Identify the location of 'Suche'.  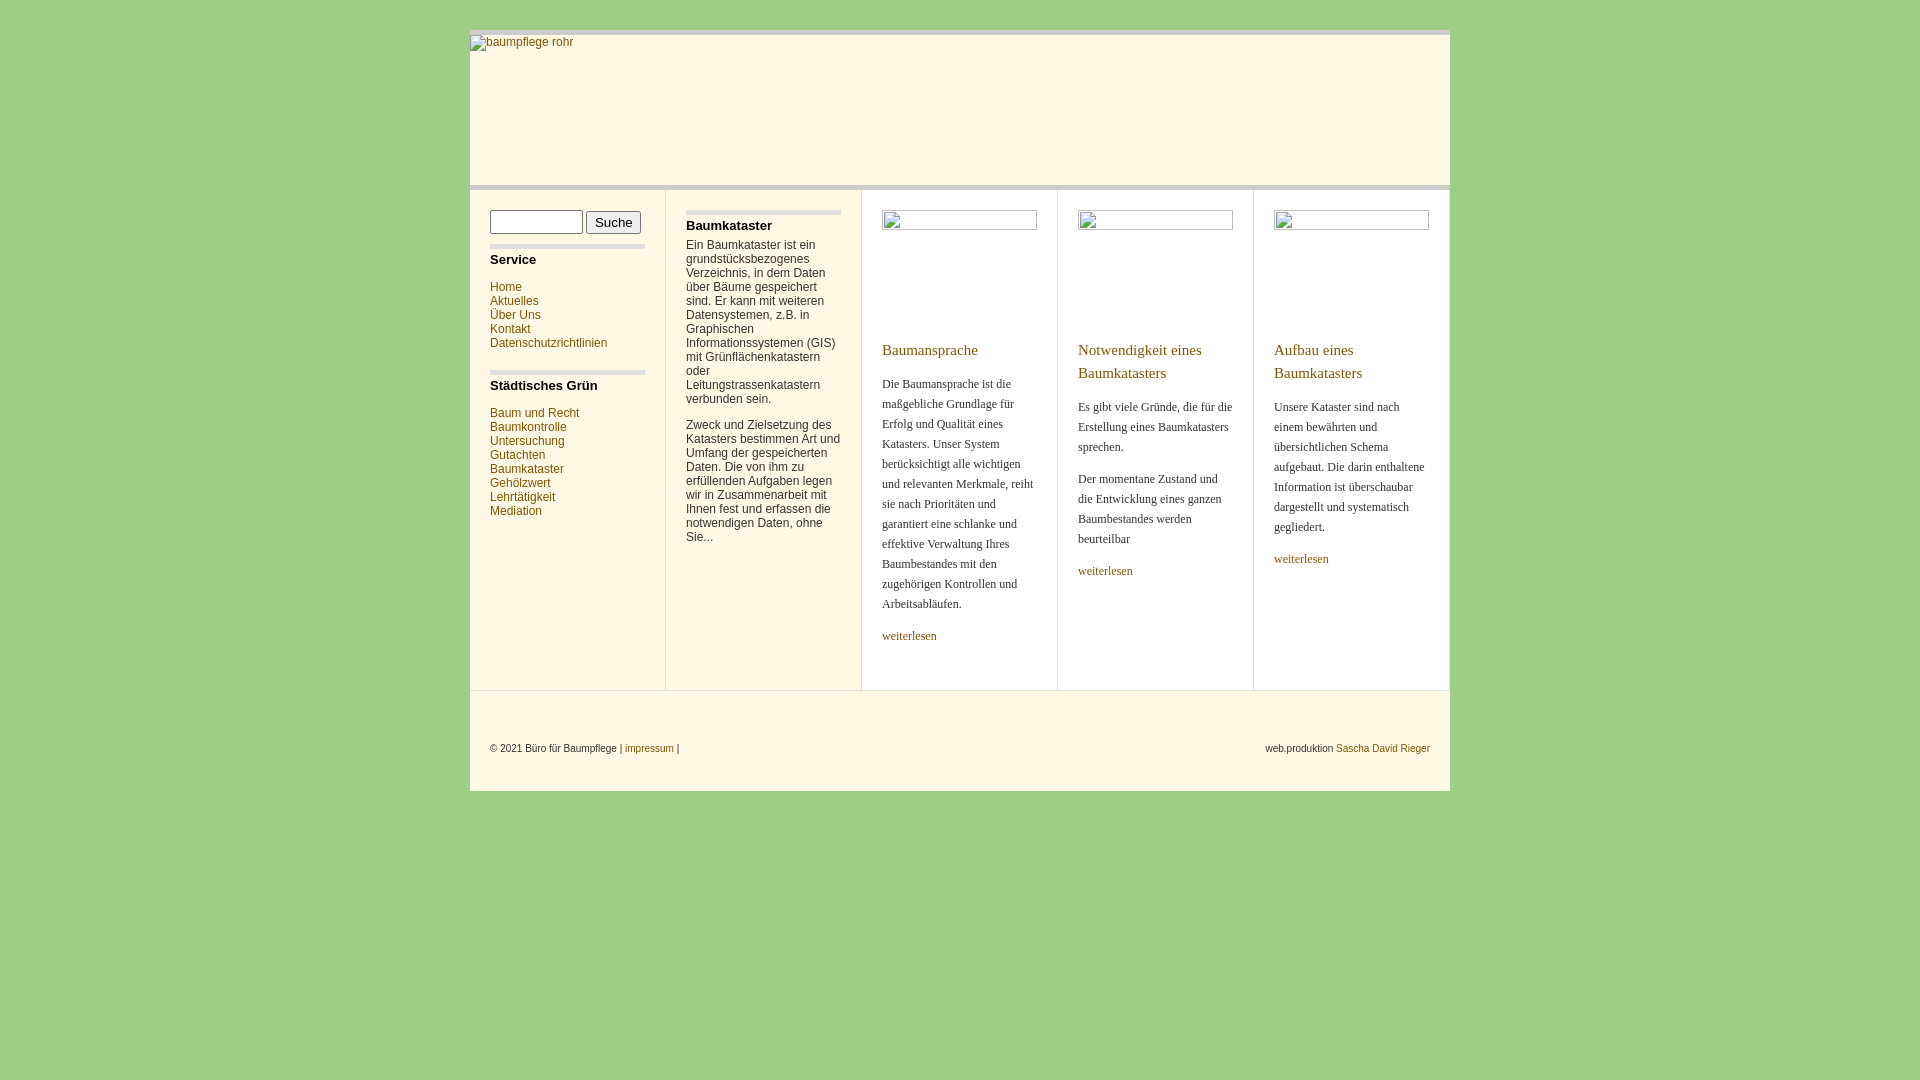
(584, 221).